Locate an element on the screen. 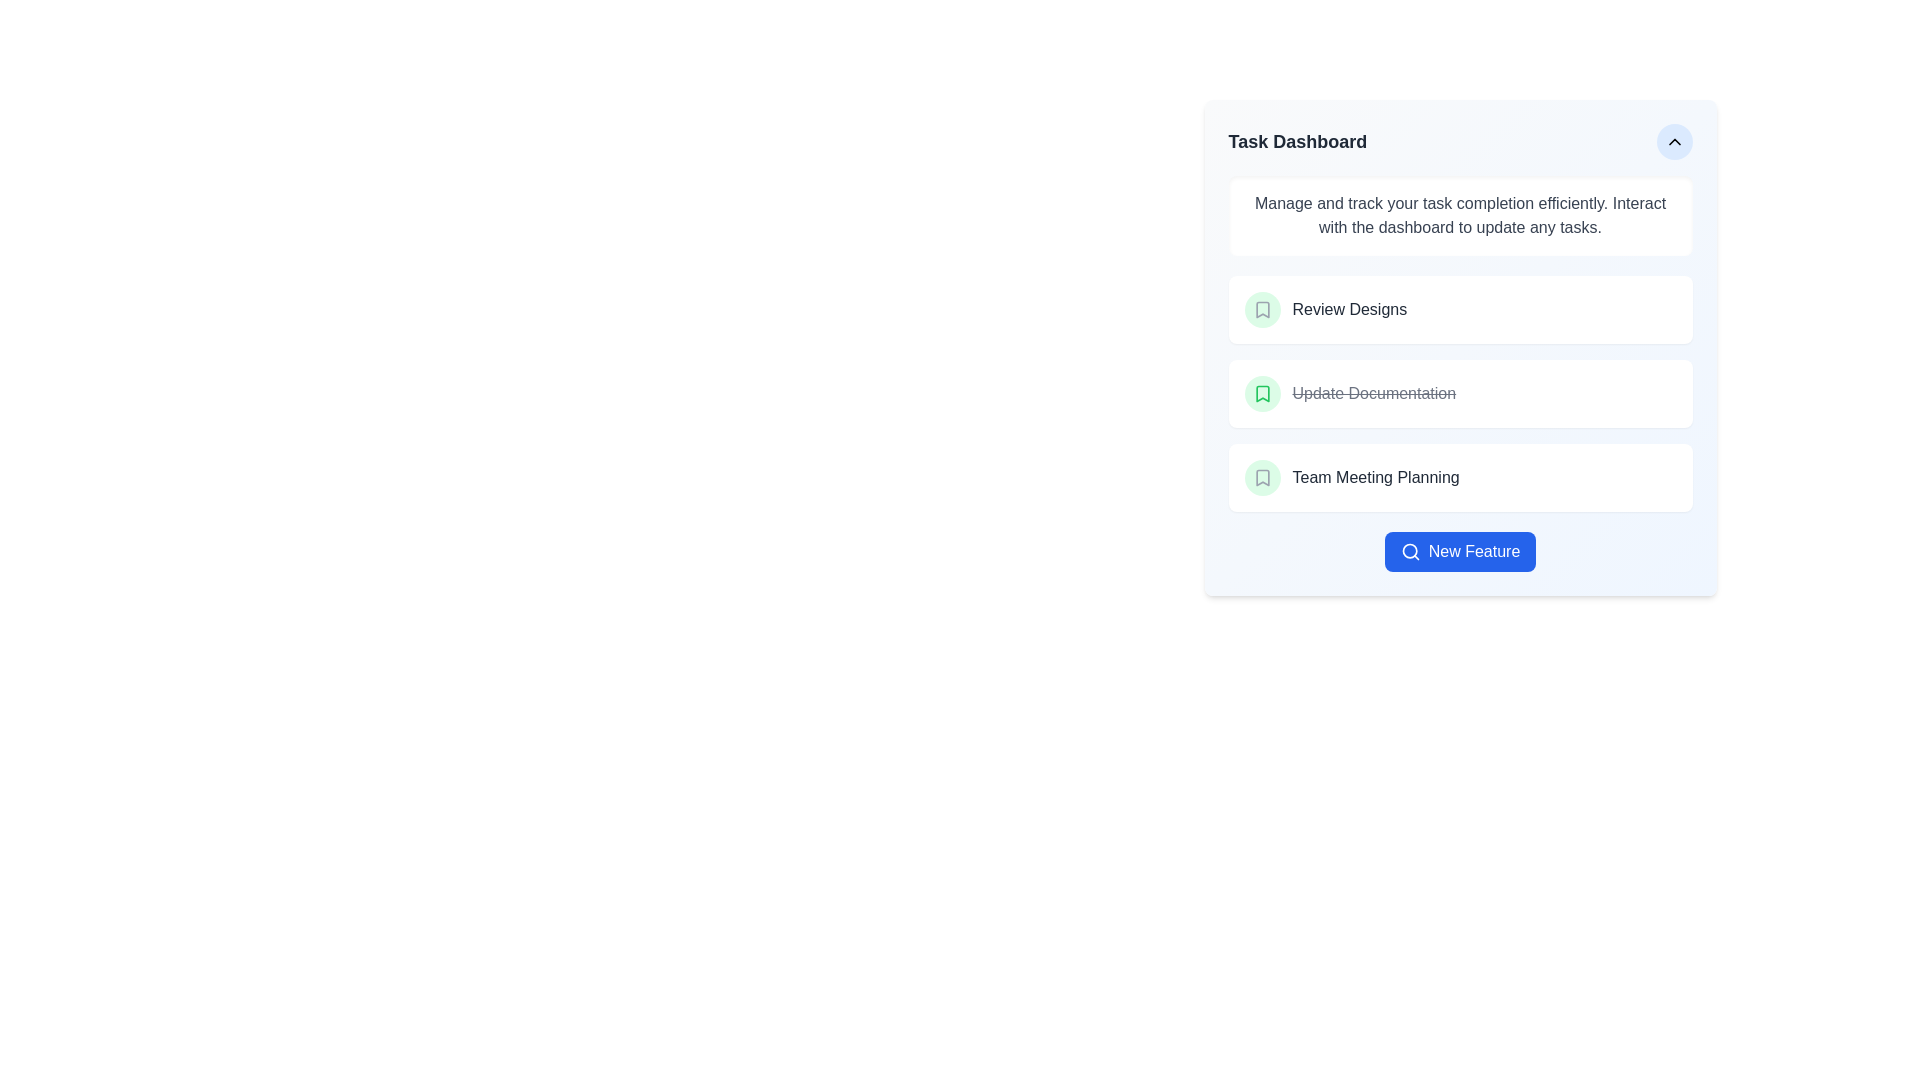  the circular green button with a green bookmark icon located to the left of the 'Update Documentation' text is located at coordinates (1261, 393).